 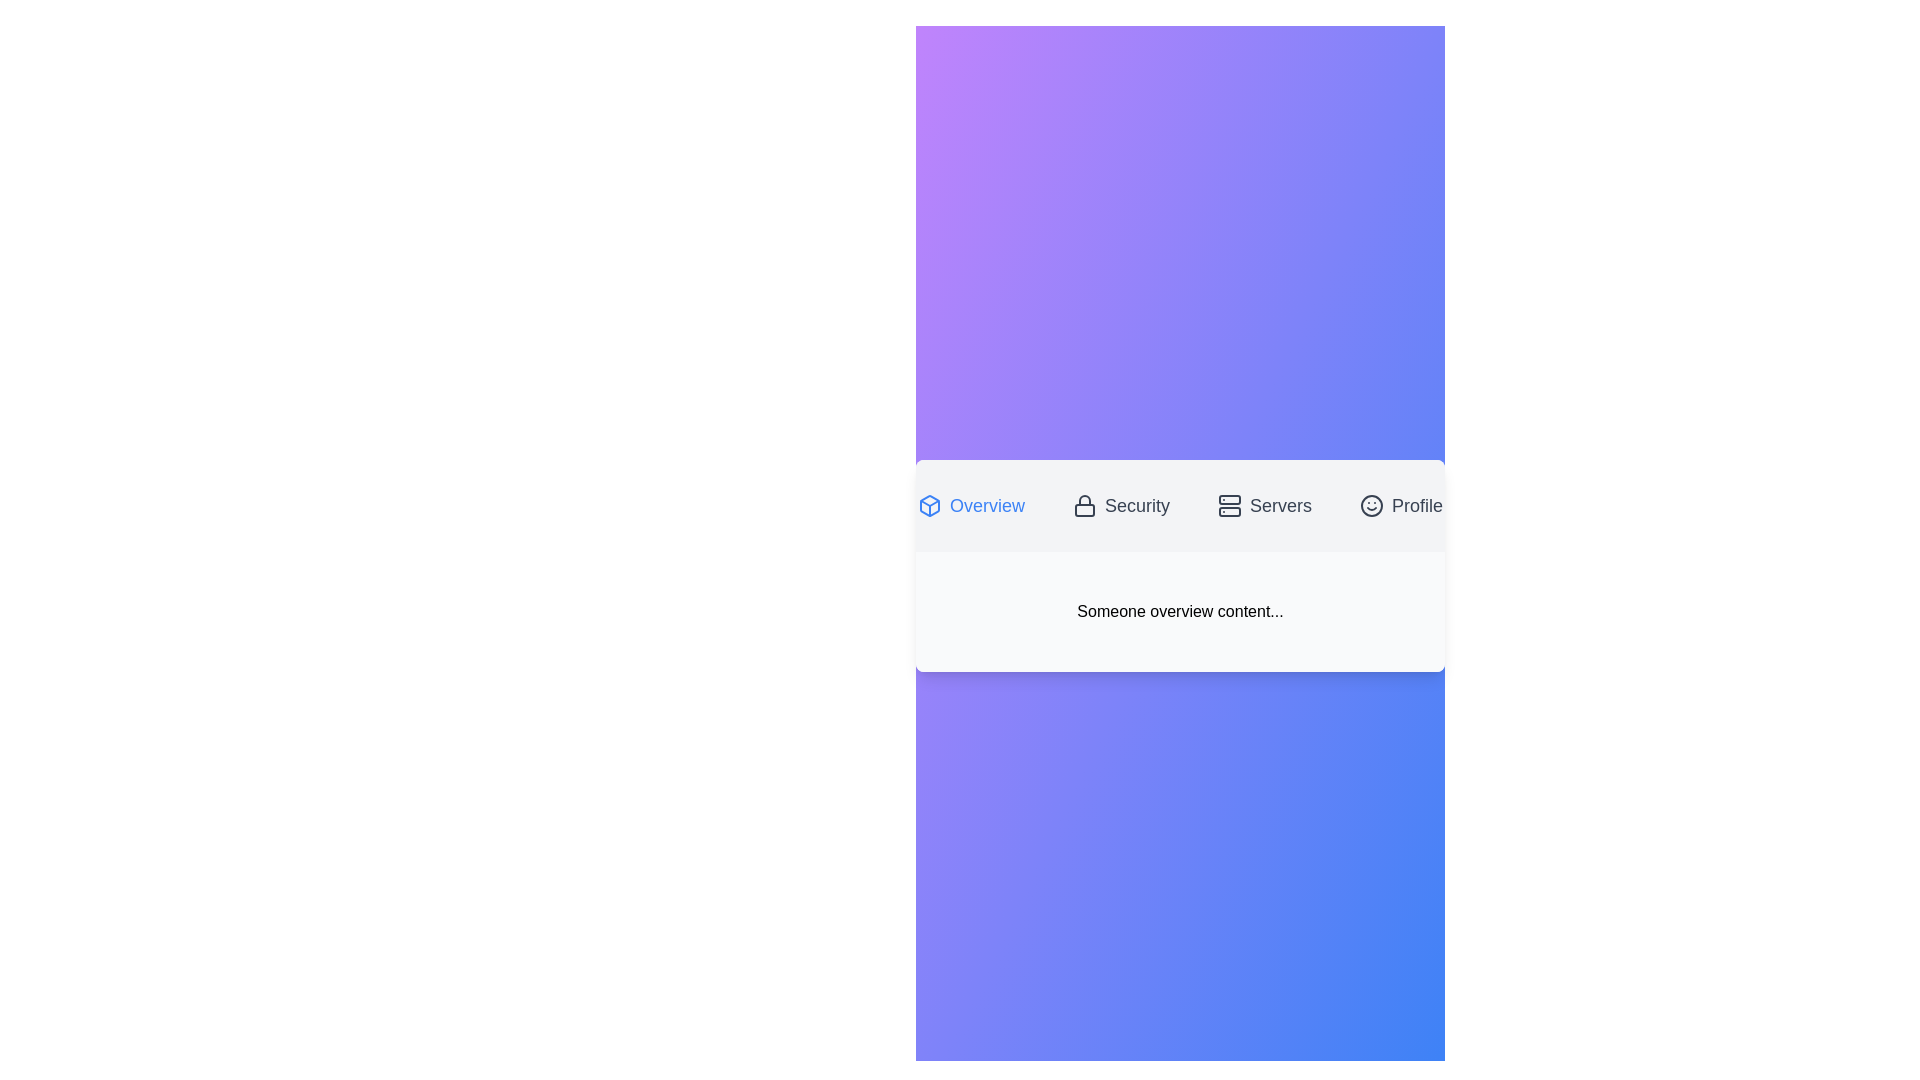 What do you see at coordinates (1400, 504) in the screenshot?
I see `the navigation button that leads to the user's profile section, located at the rightmost side of the navigation bar, to change its background color` at bounding box center [1400, 504].